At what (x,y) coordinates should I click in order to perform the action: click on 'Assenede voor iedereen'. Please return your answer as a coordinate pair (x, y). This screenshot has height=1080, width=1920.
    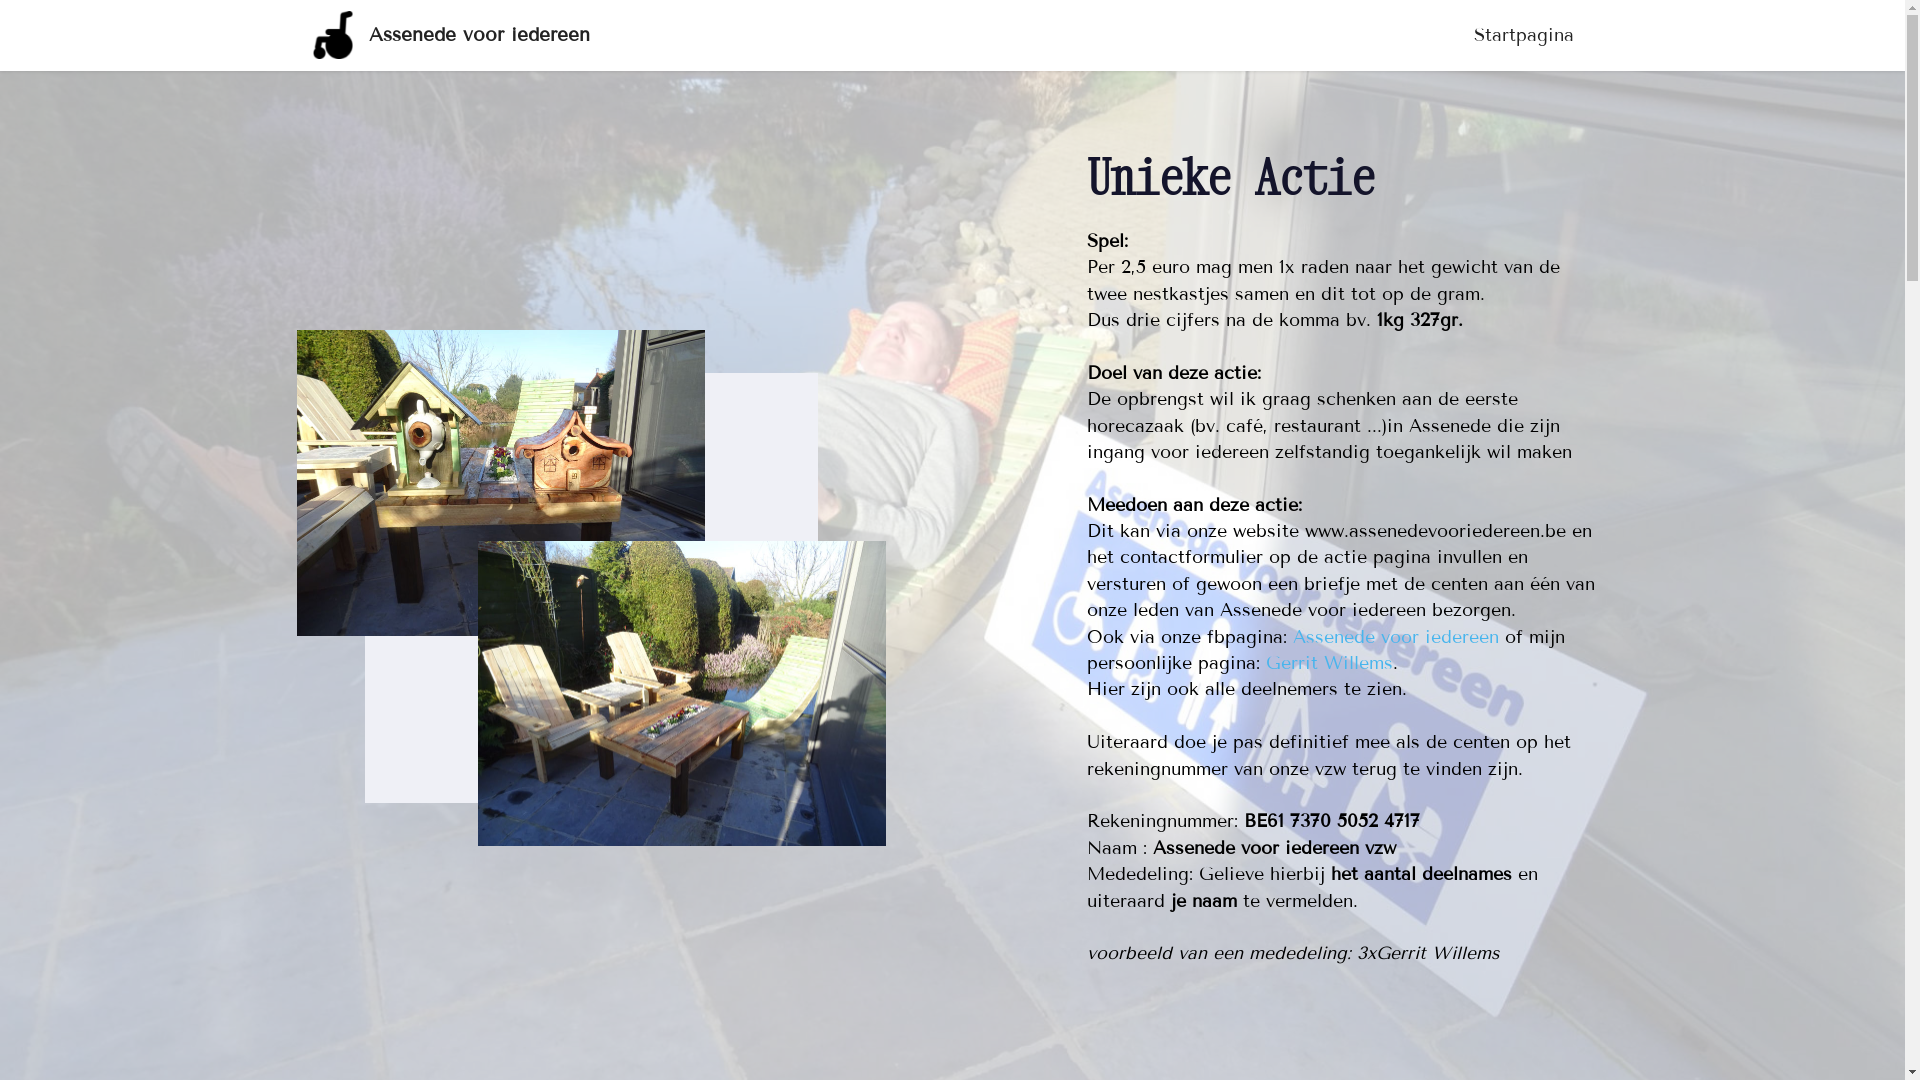
    Looking at the image, I should click on (369, 34).